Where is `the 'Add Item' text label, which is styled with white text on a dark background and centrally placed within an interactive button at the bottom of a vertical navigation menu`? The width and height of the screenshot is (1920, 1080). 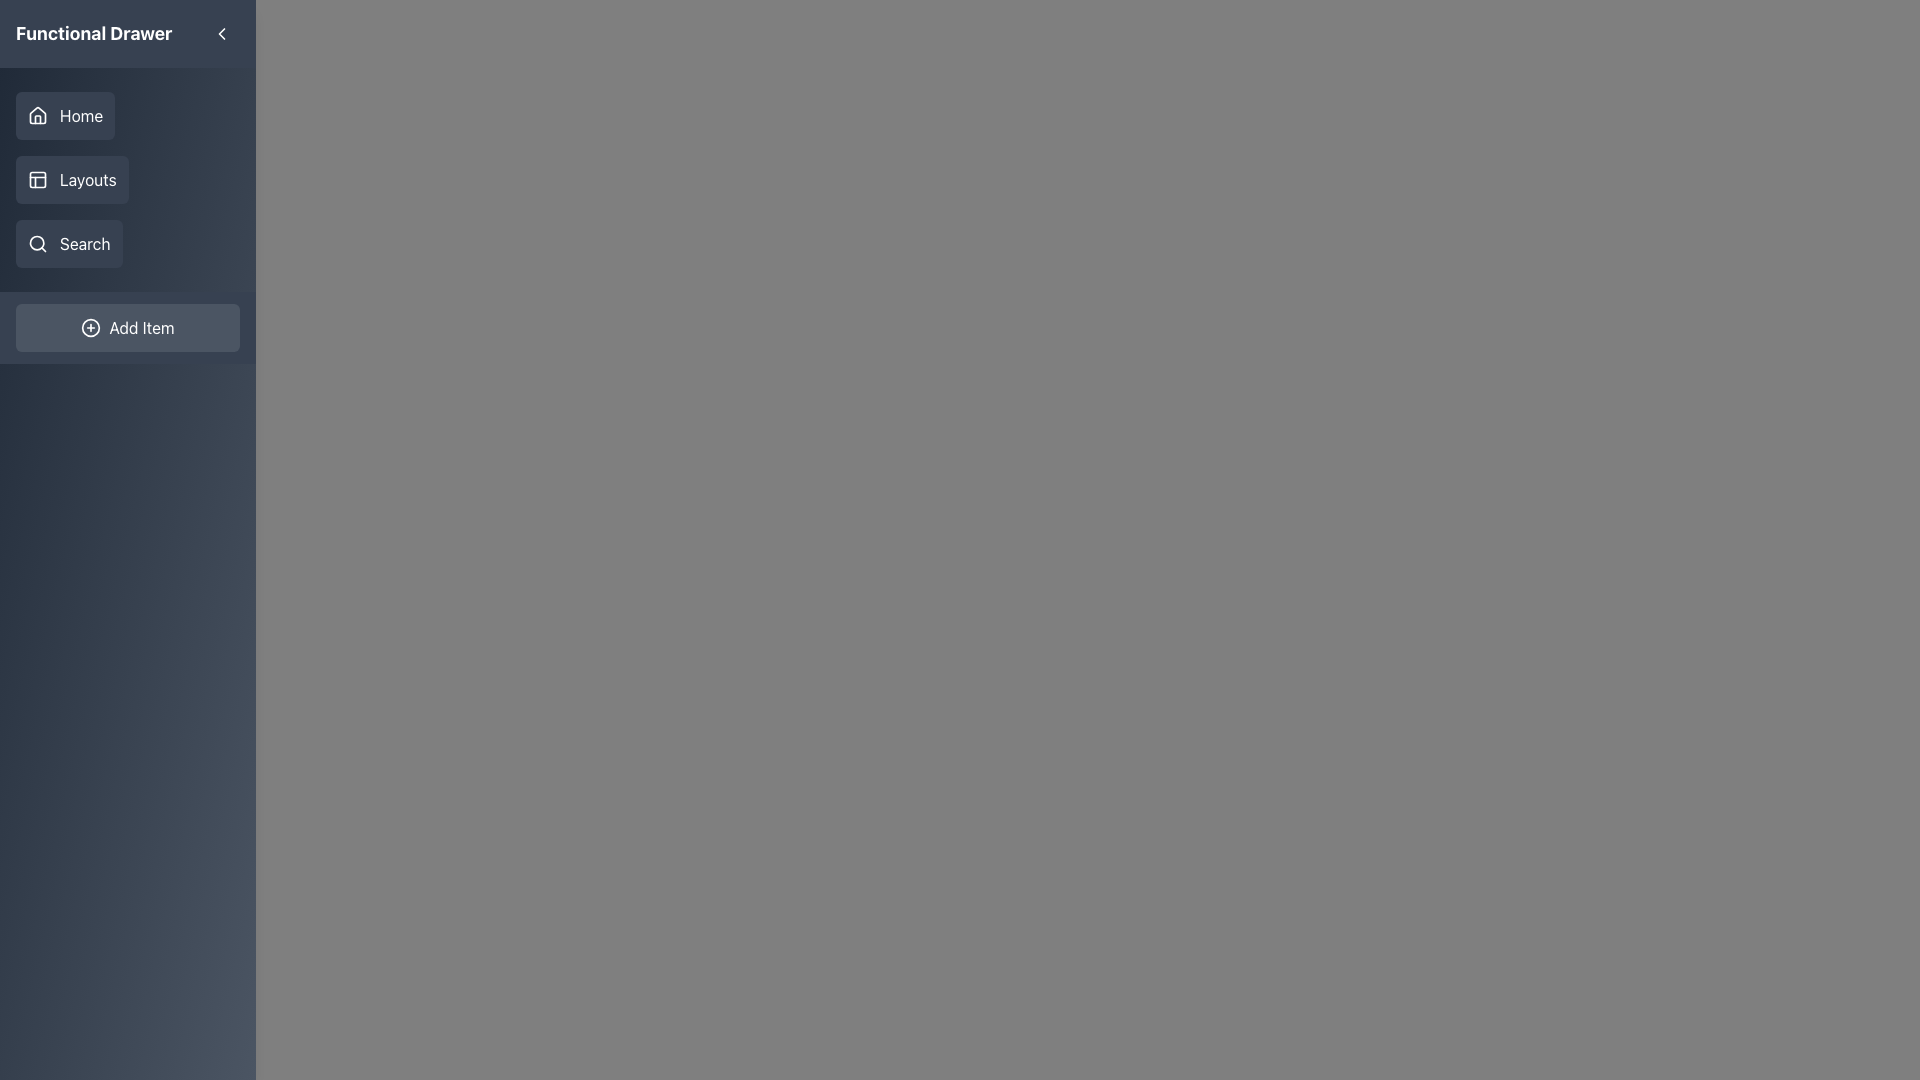 the 'Add Item' text label, which is styled with white text on a dark background and centrally placed within an interactive button at the bottom of a vertical navigation menu is located at coordinates (141, 326).